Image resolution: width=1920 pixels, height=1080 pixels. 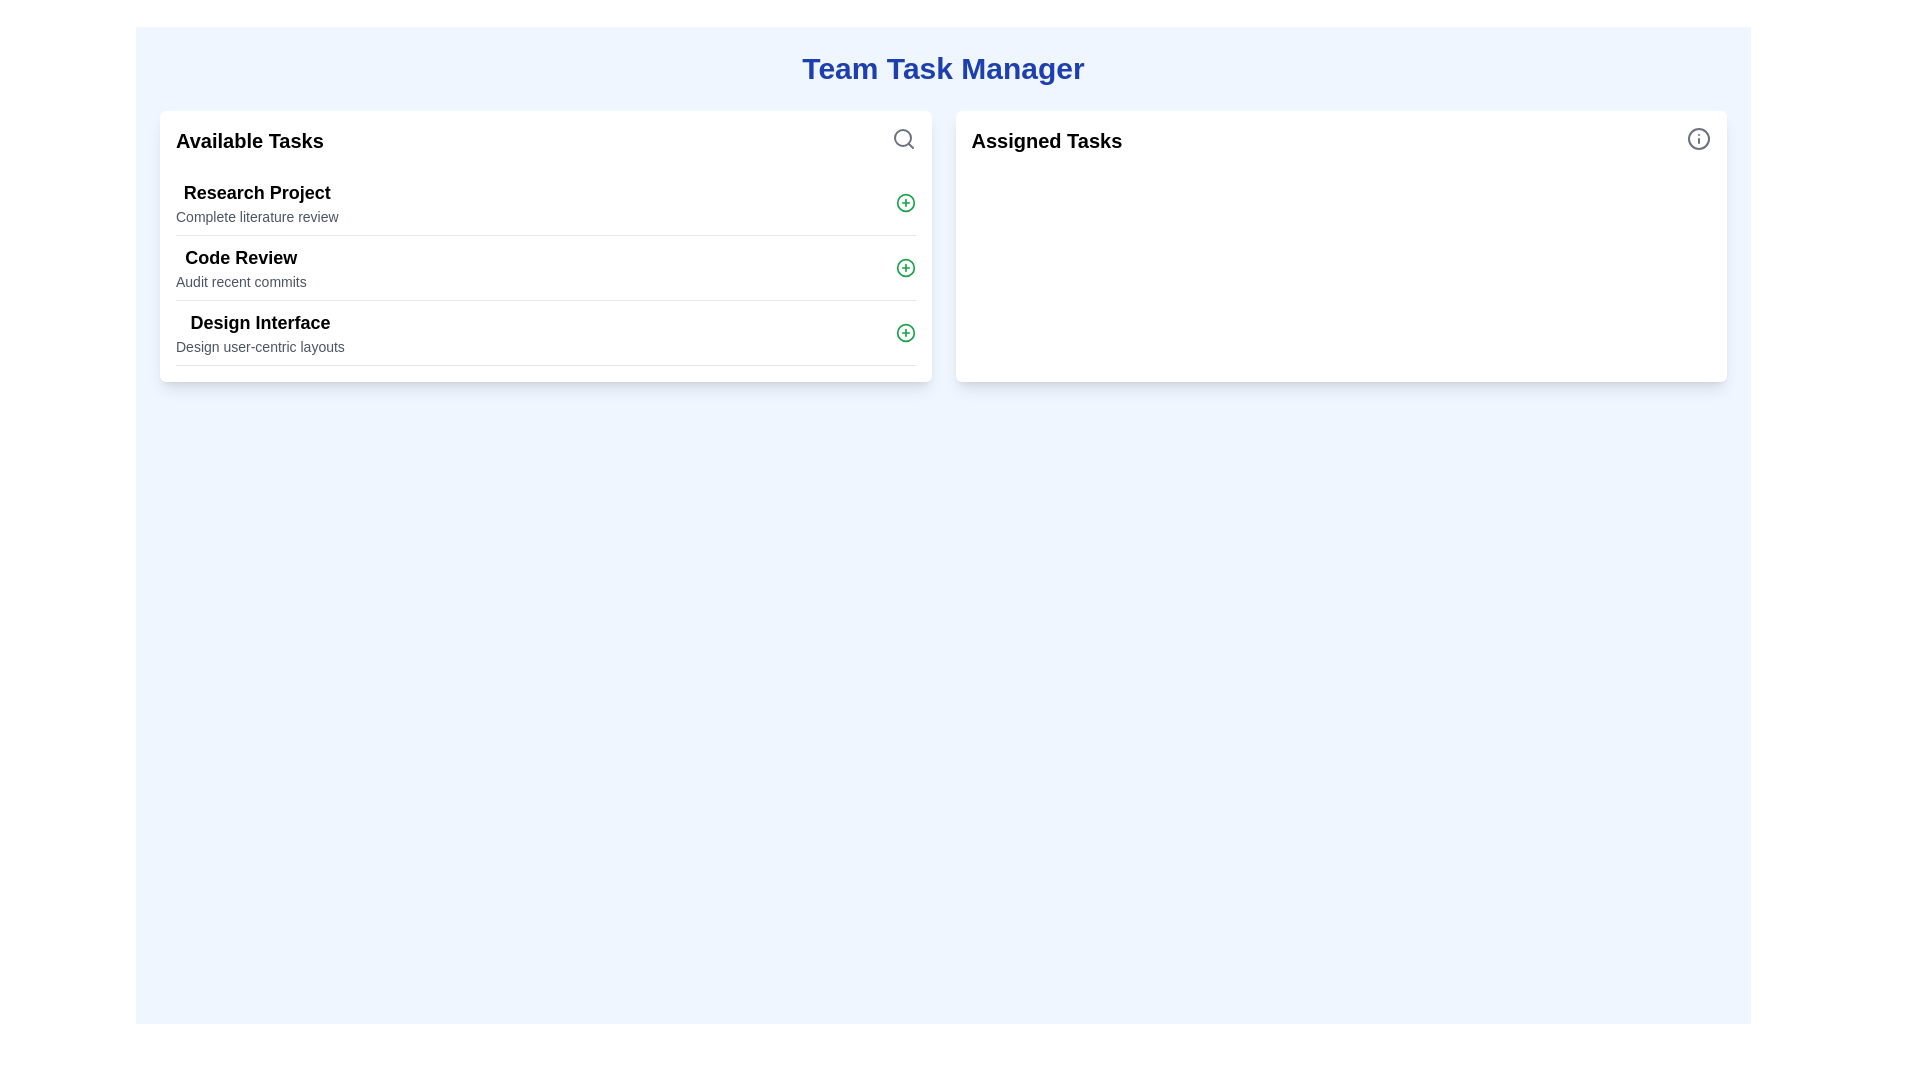 I want to click on the information icon located to the right of the 'Assigned Tasks' text in the top-right corner of the card, so click(x=1698, y=137).